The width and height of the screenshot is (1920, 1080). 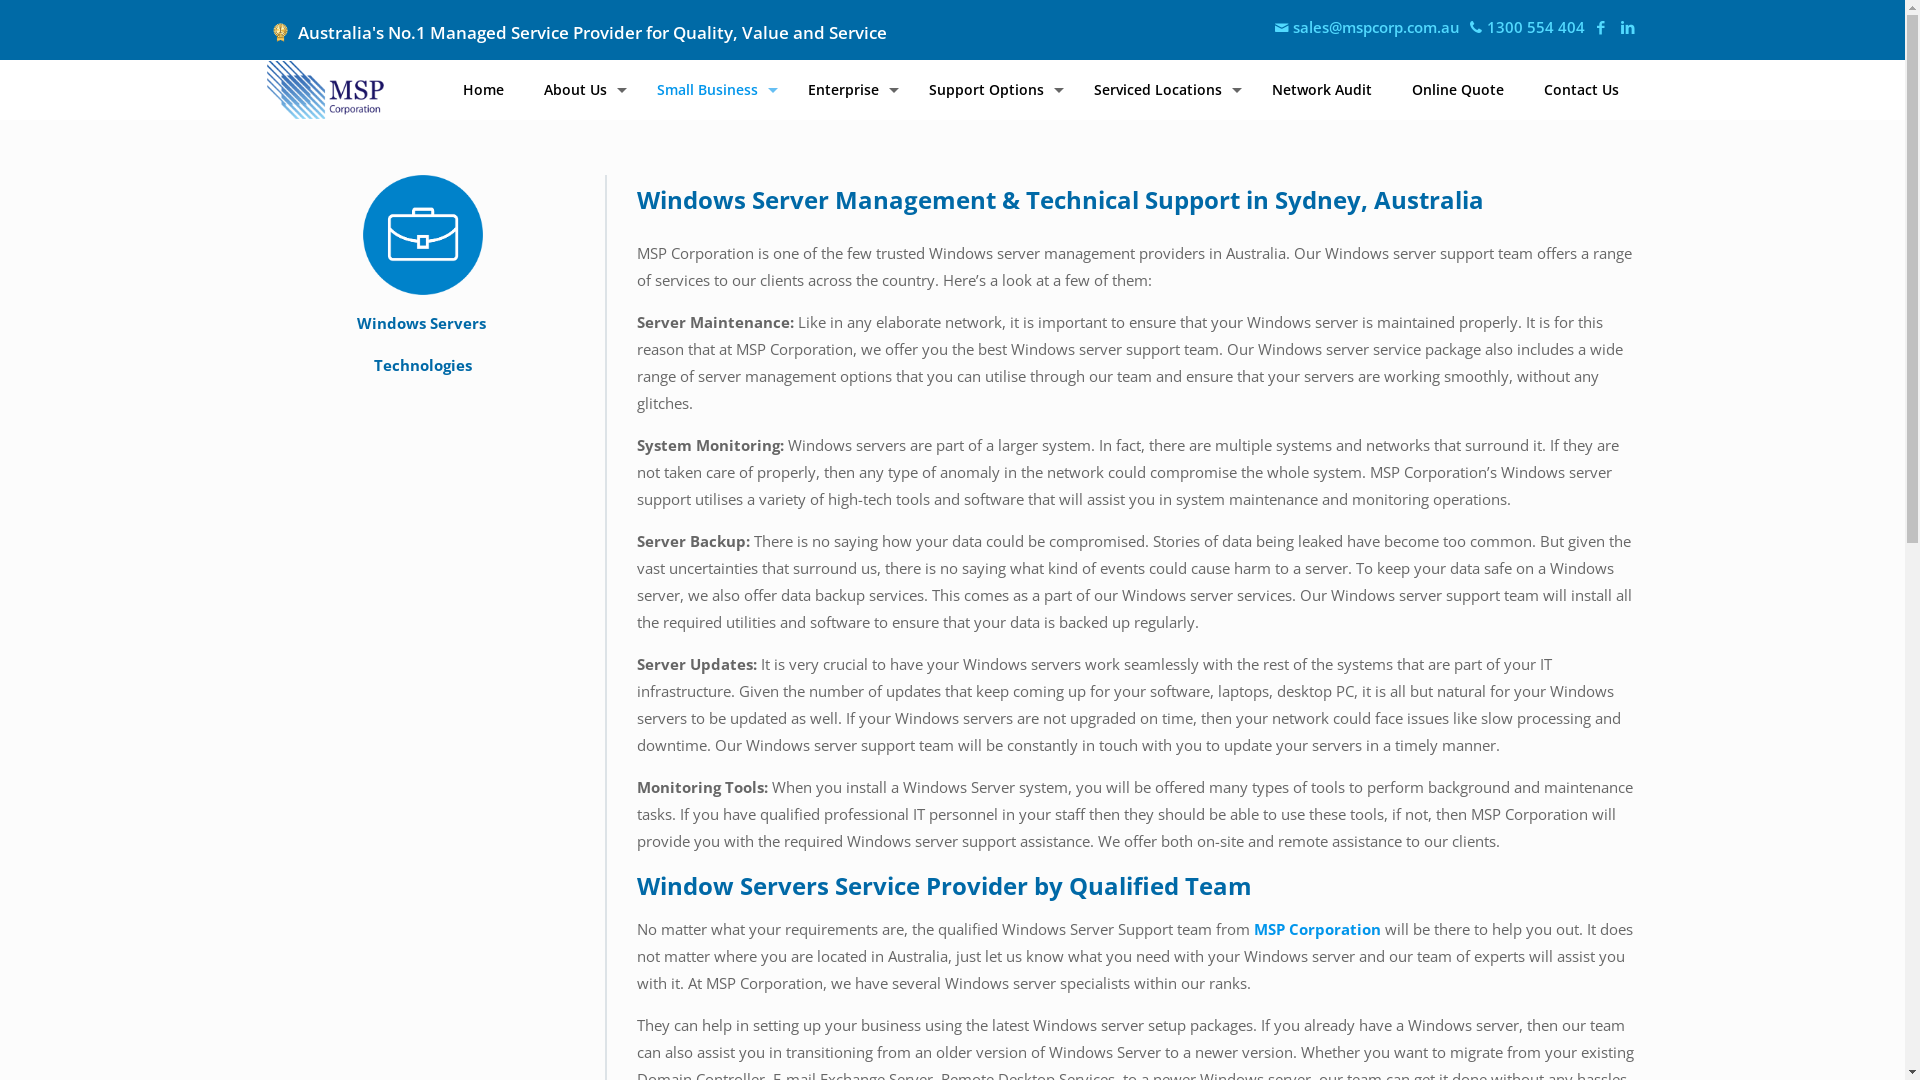 What do you see at coordinates (1580, 88) in the screenshot?
I see `'Contact Us'` at bounding box center [1580, 88].